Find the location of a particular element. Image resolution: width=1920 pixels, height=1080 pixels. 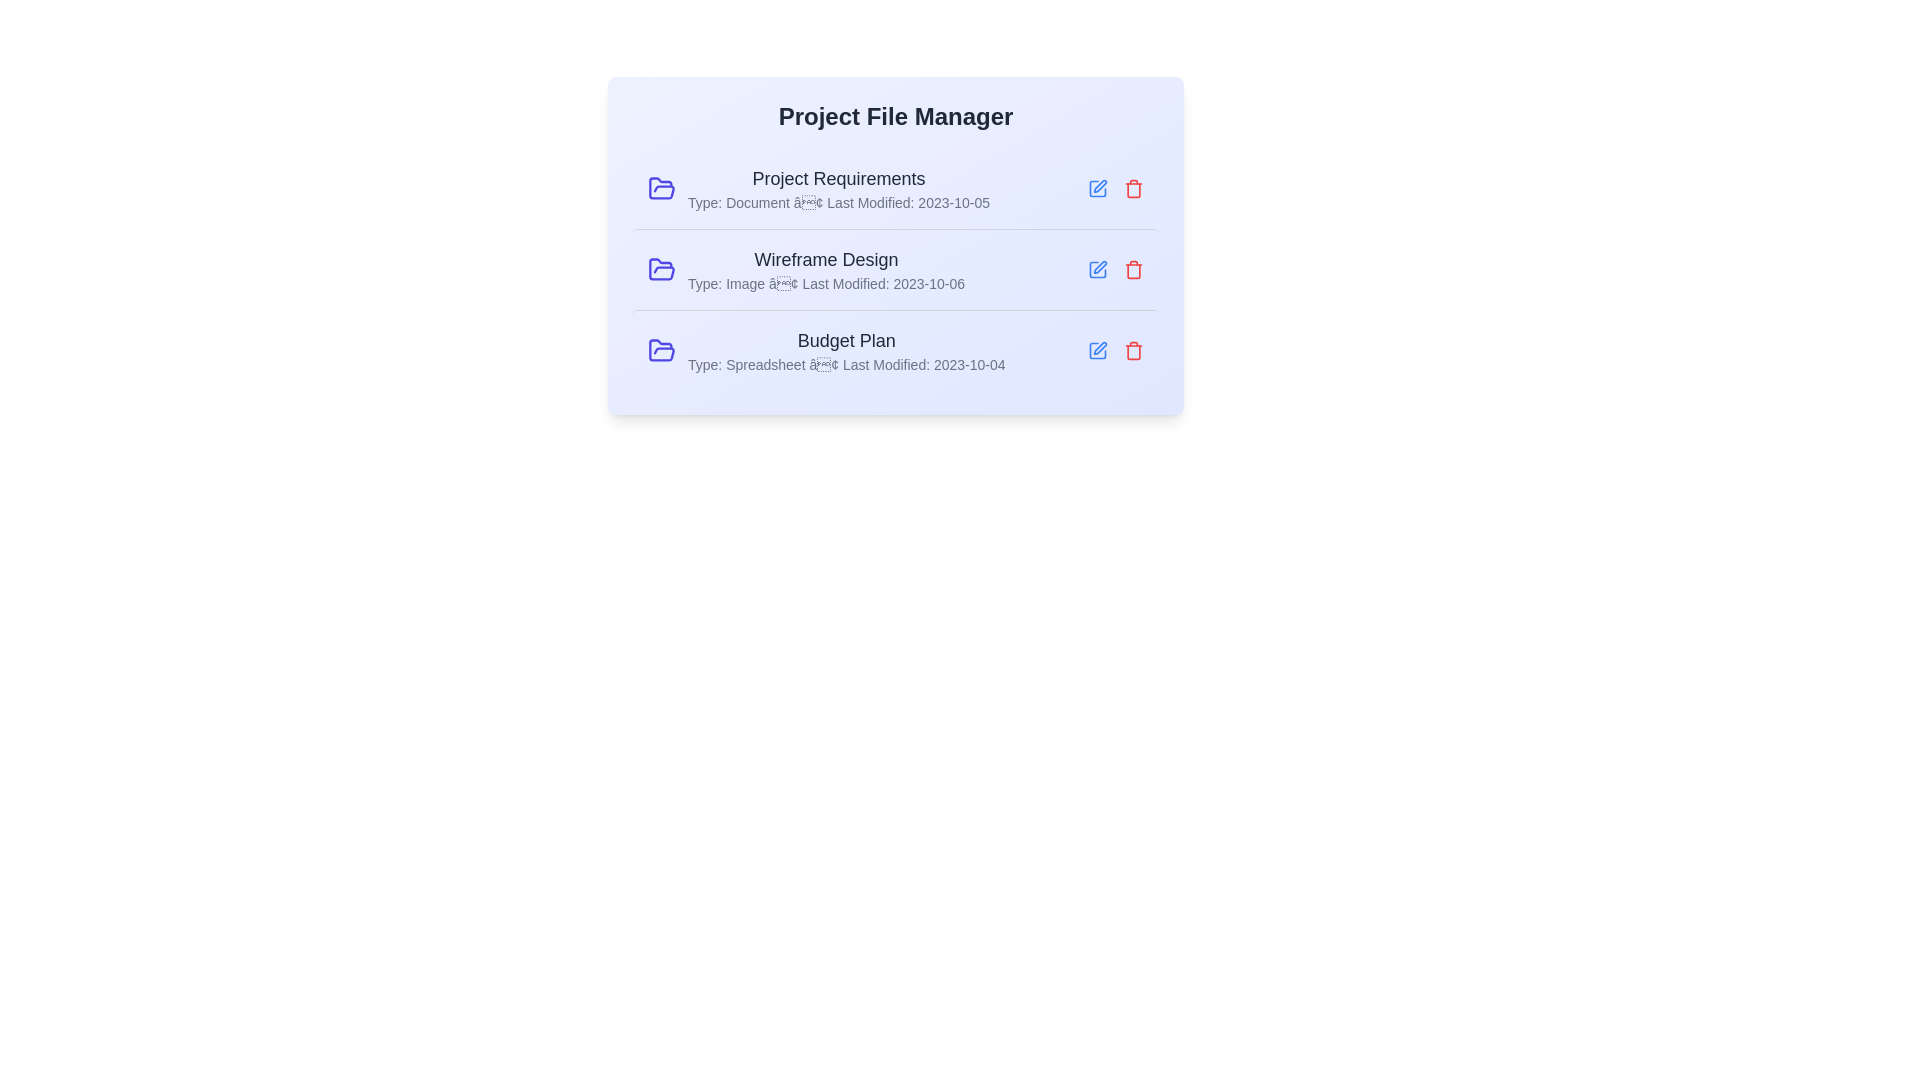

the folder icon to open the file Wireframe Design is located at coordinates (662, 270).